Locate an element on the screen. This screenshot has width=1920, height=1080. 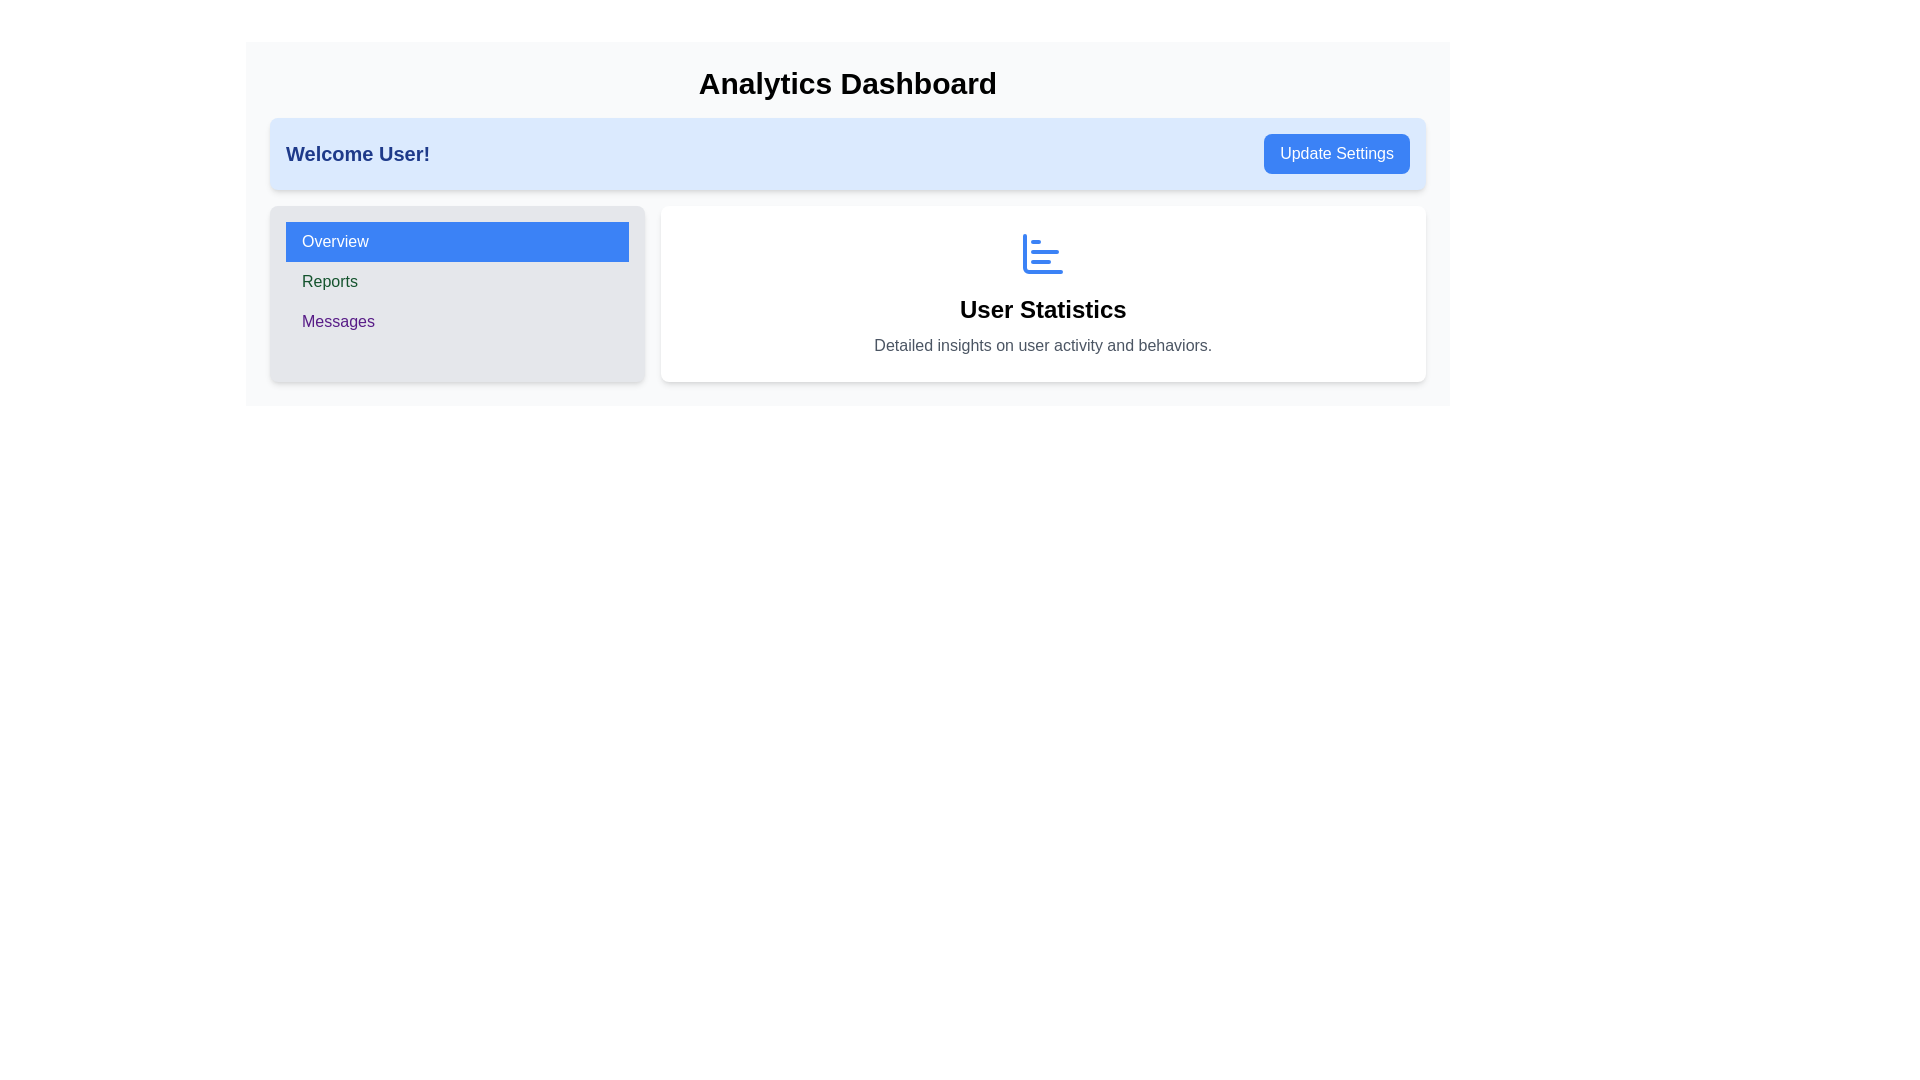
the informational panel located in the second column of the grid layout under the 'Welcome User!' header is located at coordinates (1042, 293).